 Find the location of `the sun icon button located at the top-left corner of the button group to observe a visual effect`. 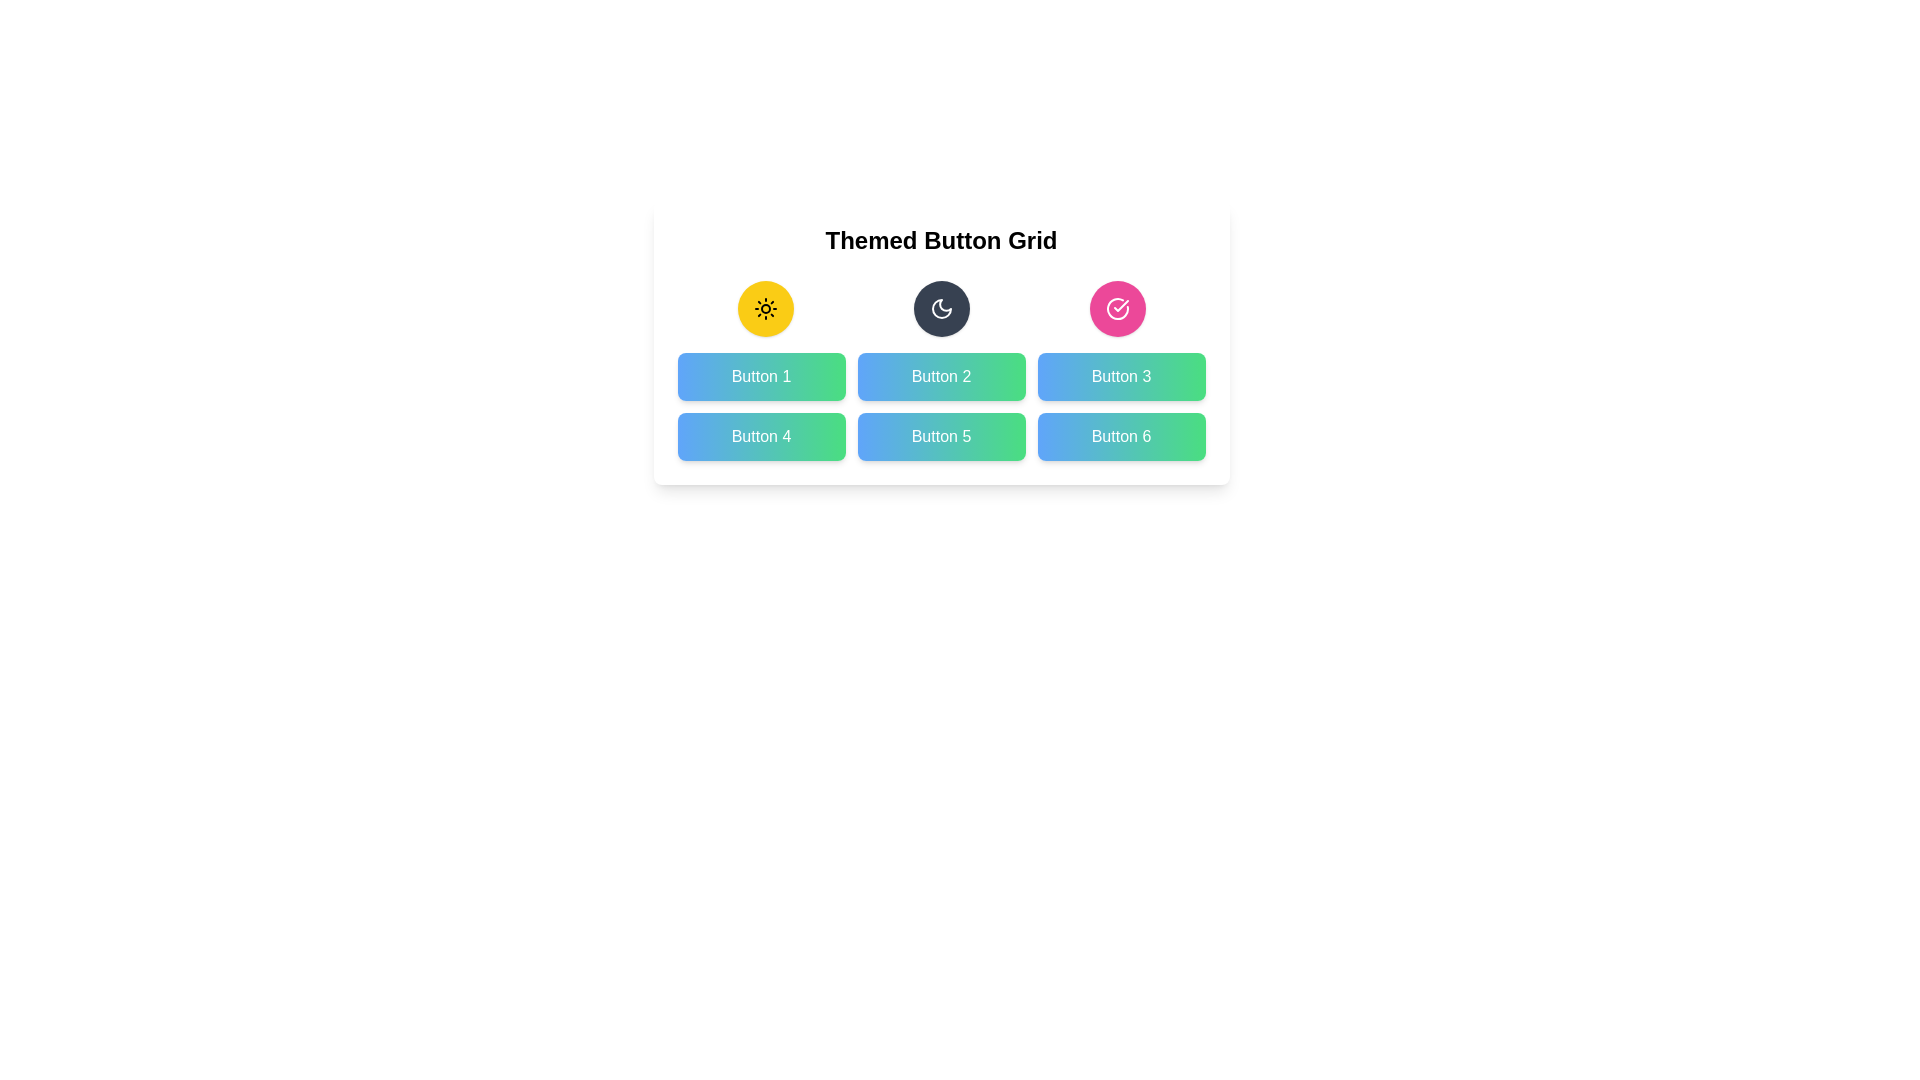

the sun icon button located at the top-left corner of the button group to observe a visual effect is located at coordinates (764, 308).